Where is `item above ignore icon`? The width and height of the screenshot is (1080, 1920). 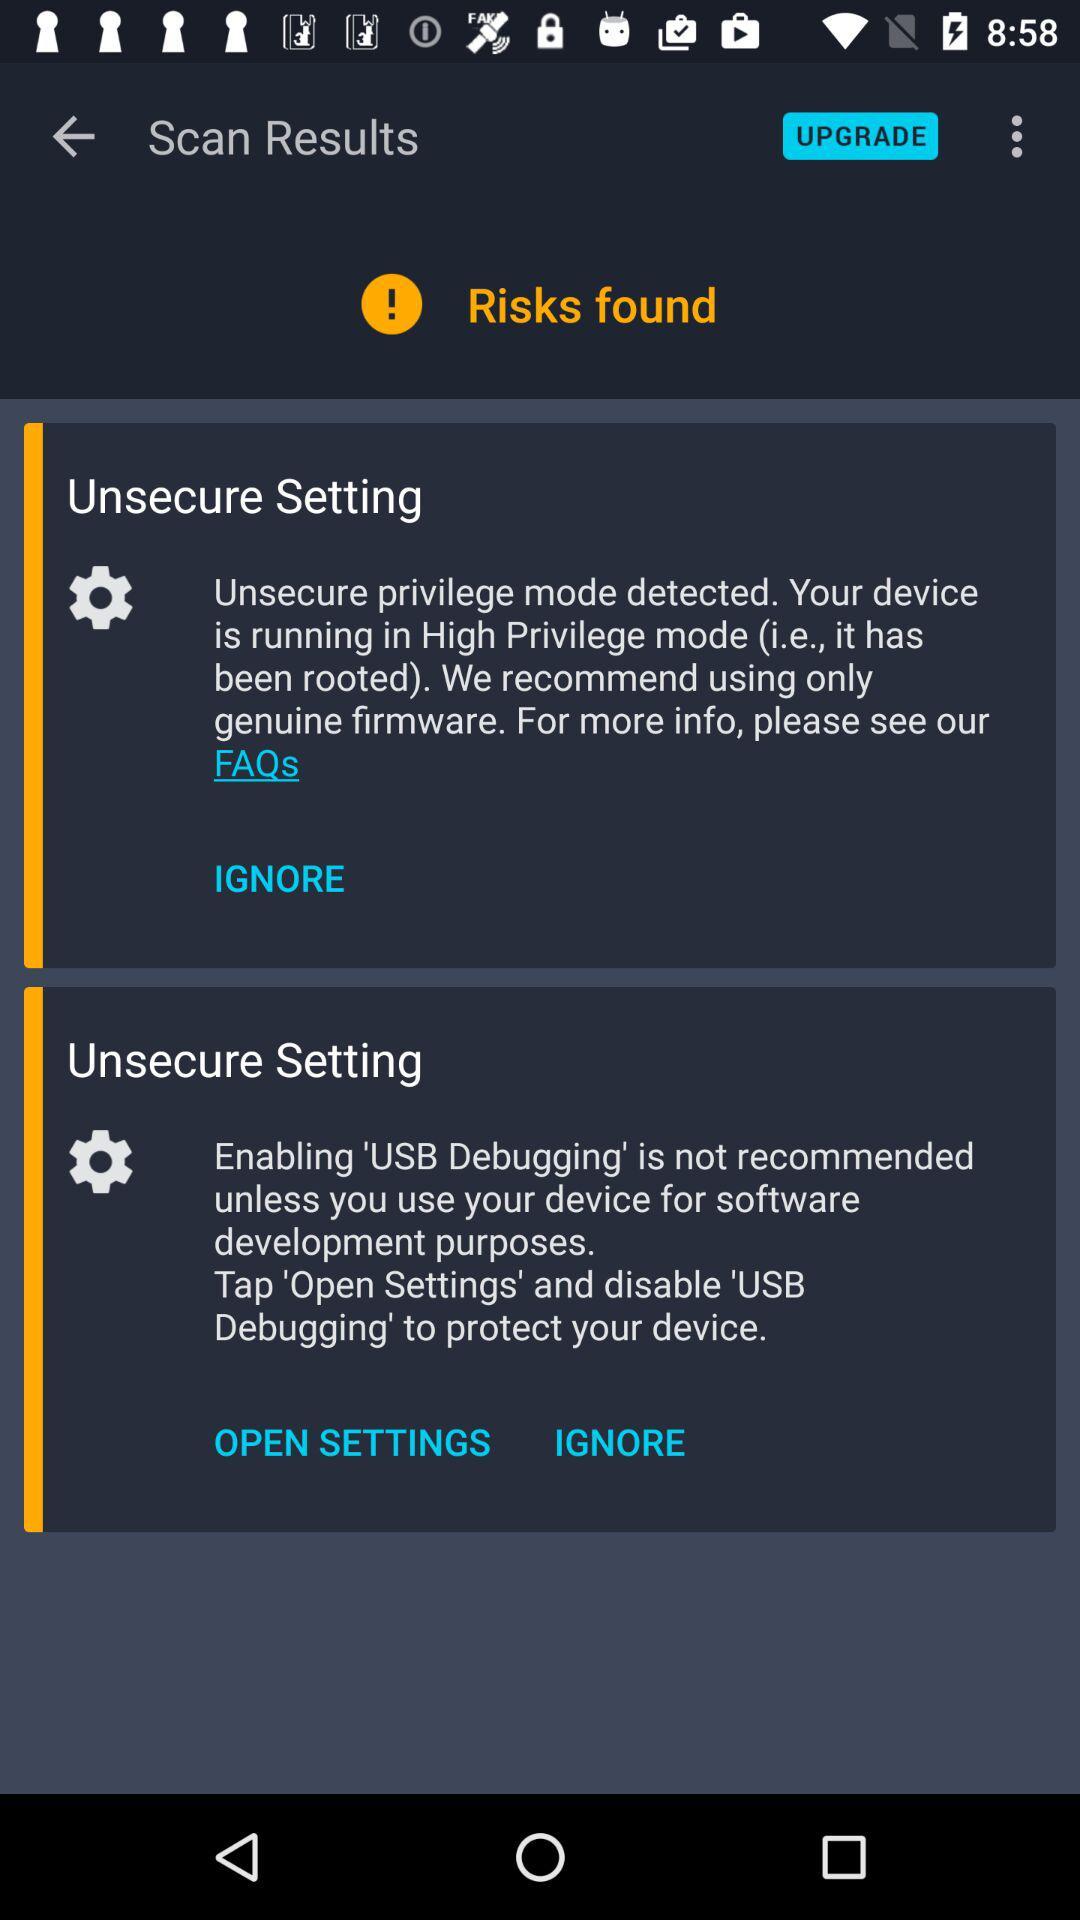 item above ignore icon is located at coordinates (603, 676).